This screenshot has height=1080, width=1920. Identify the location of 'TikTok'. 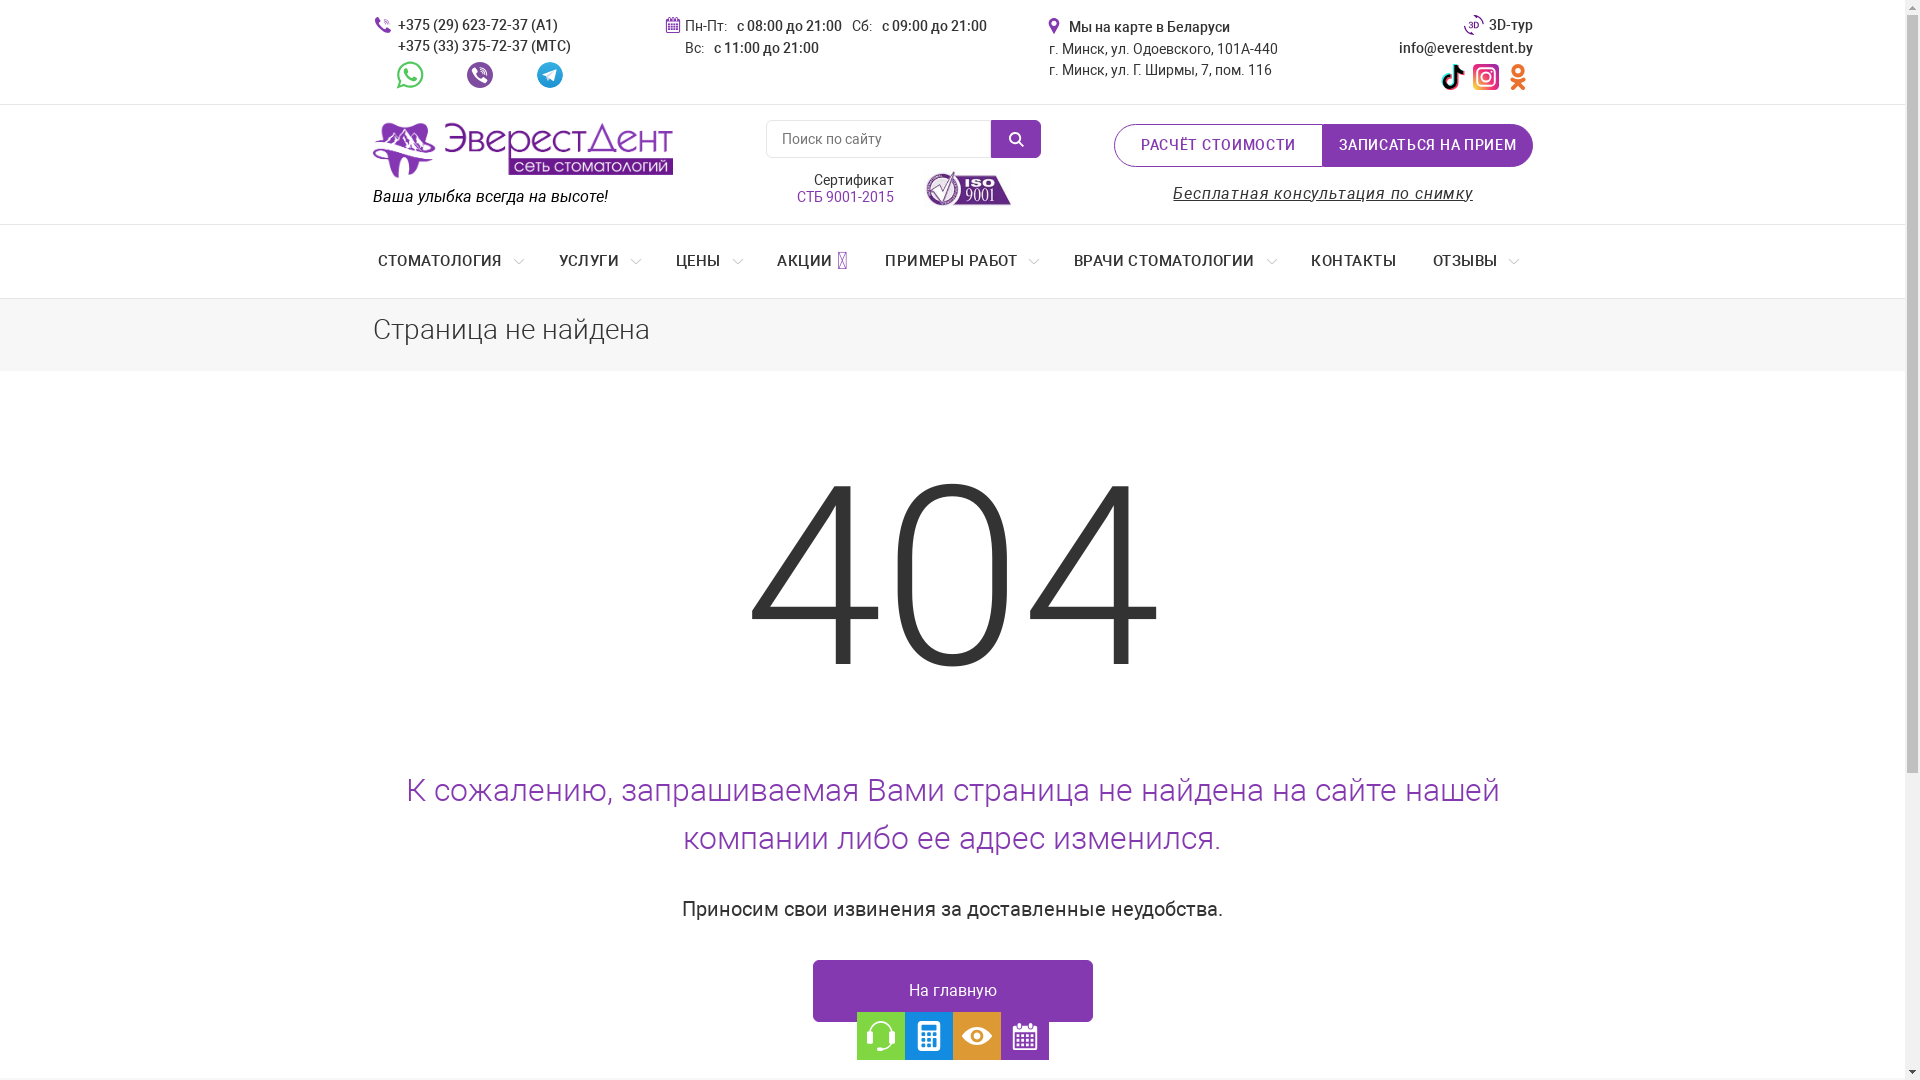
(1434, 75).